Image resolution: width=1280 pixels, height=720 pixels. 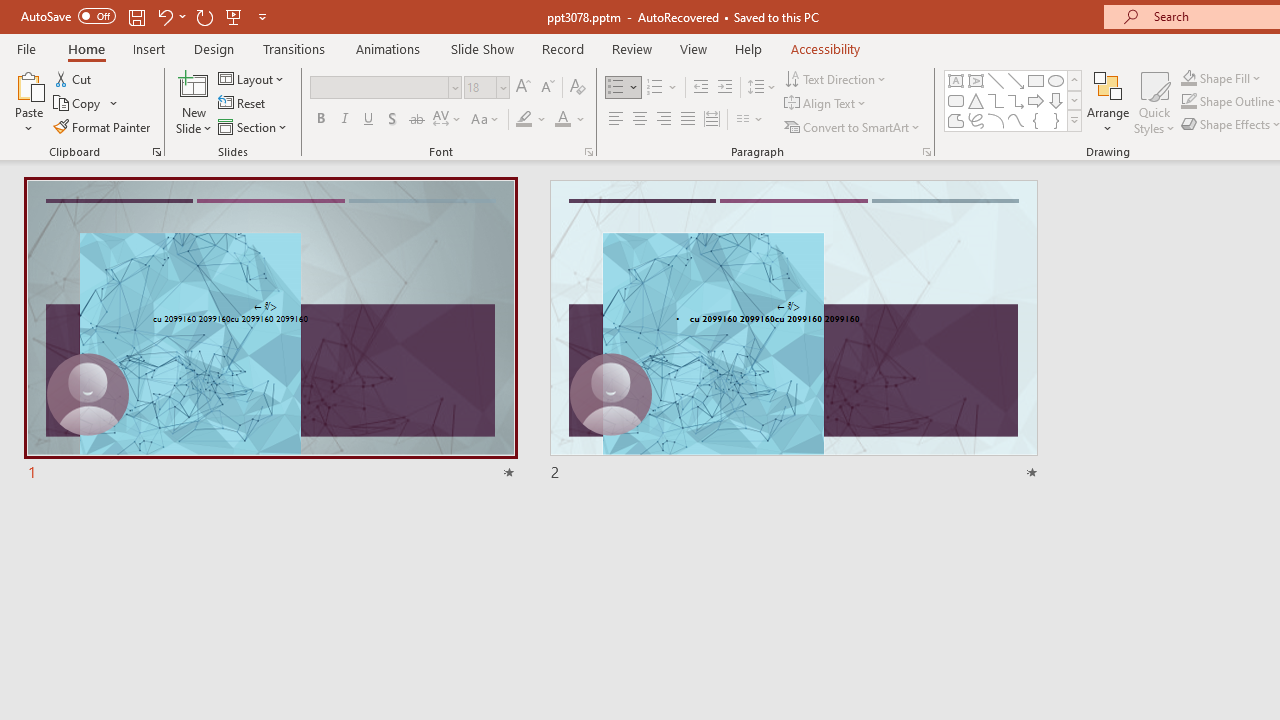 What do you see at coordinates (1016, 100) in the screenshot?
I see `'Connector: Elbow Arrow'` at bounding box center [1016, 100].